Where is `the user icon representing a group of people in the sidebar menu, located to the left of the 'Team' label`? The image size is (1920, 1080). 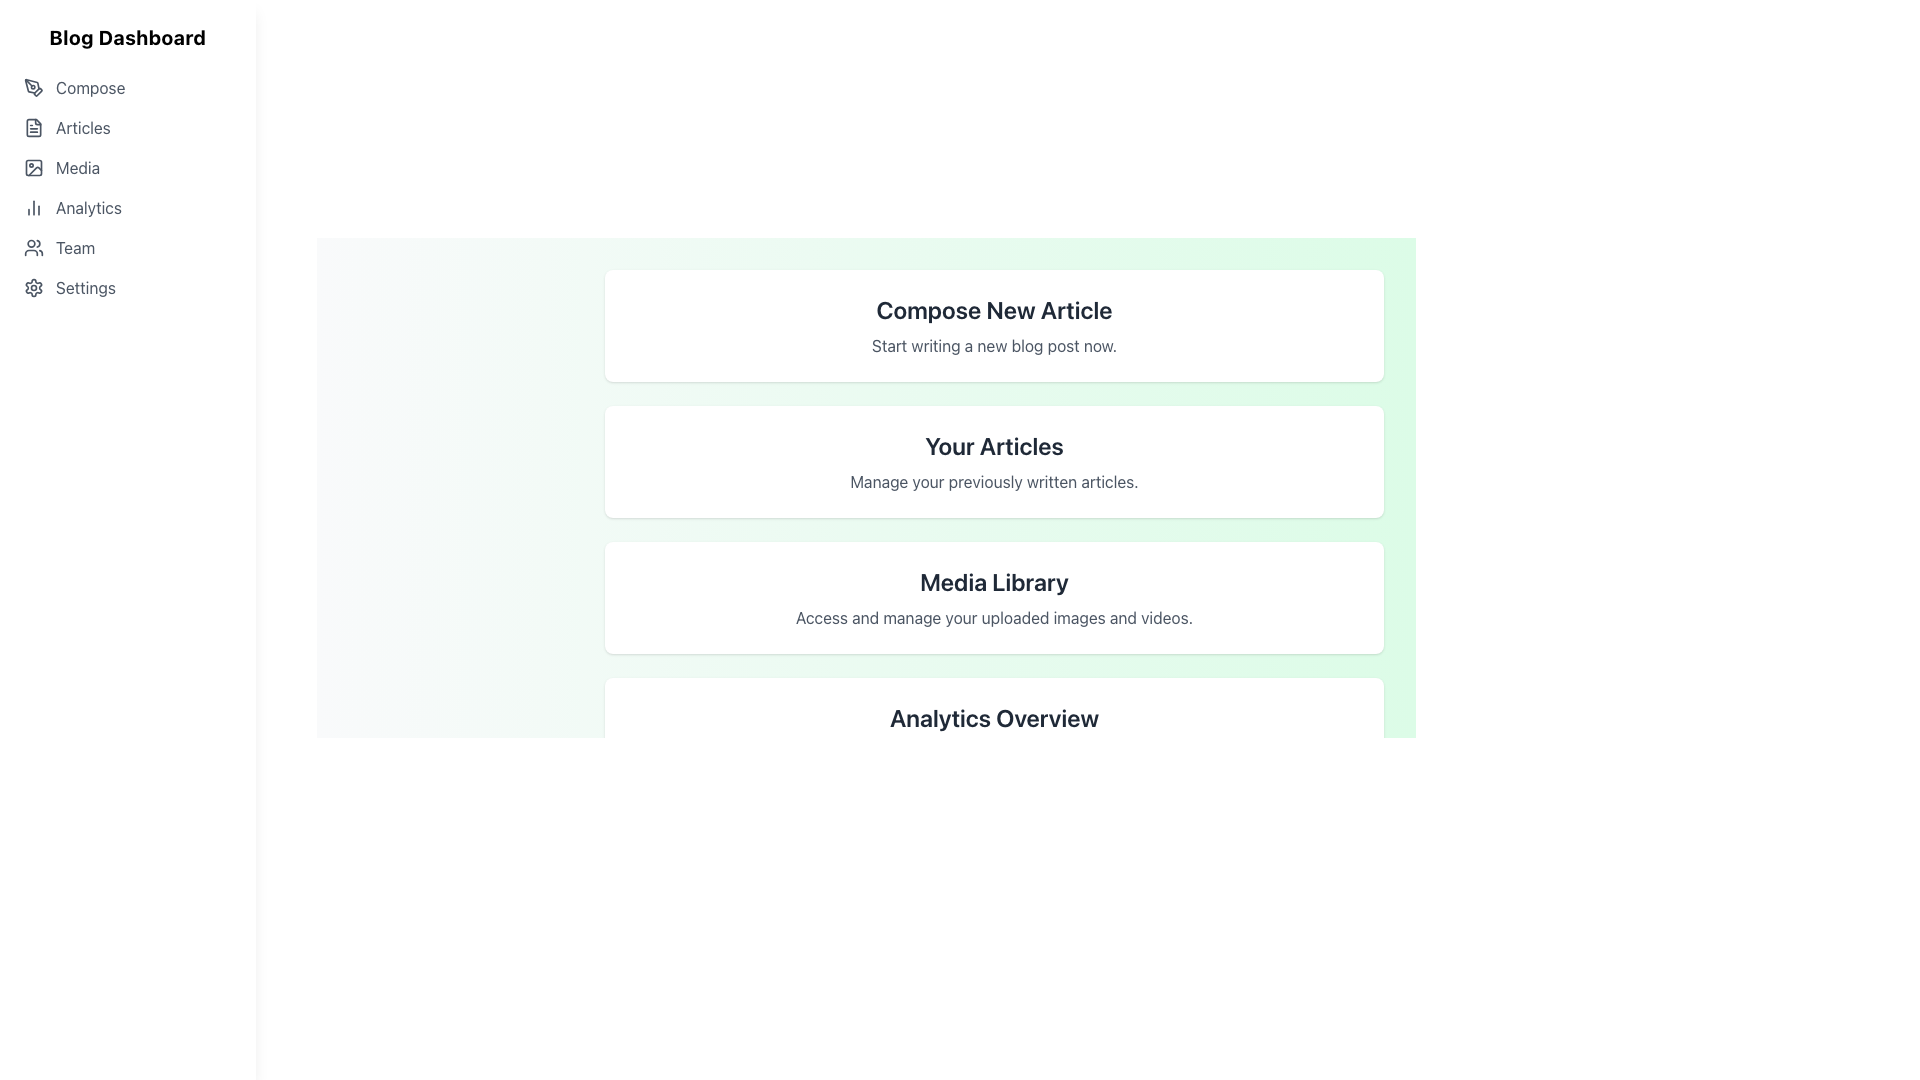
the user icon representing a group of people in the sidebar menu, located to the left of the 'Team' label is located at coordinates (33, 246).